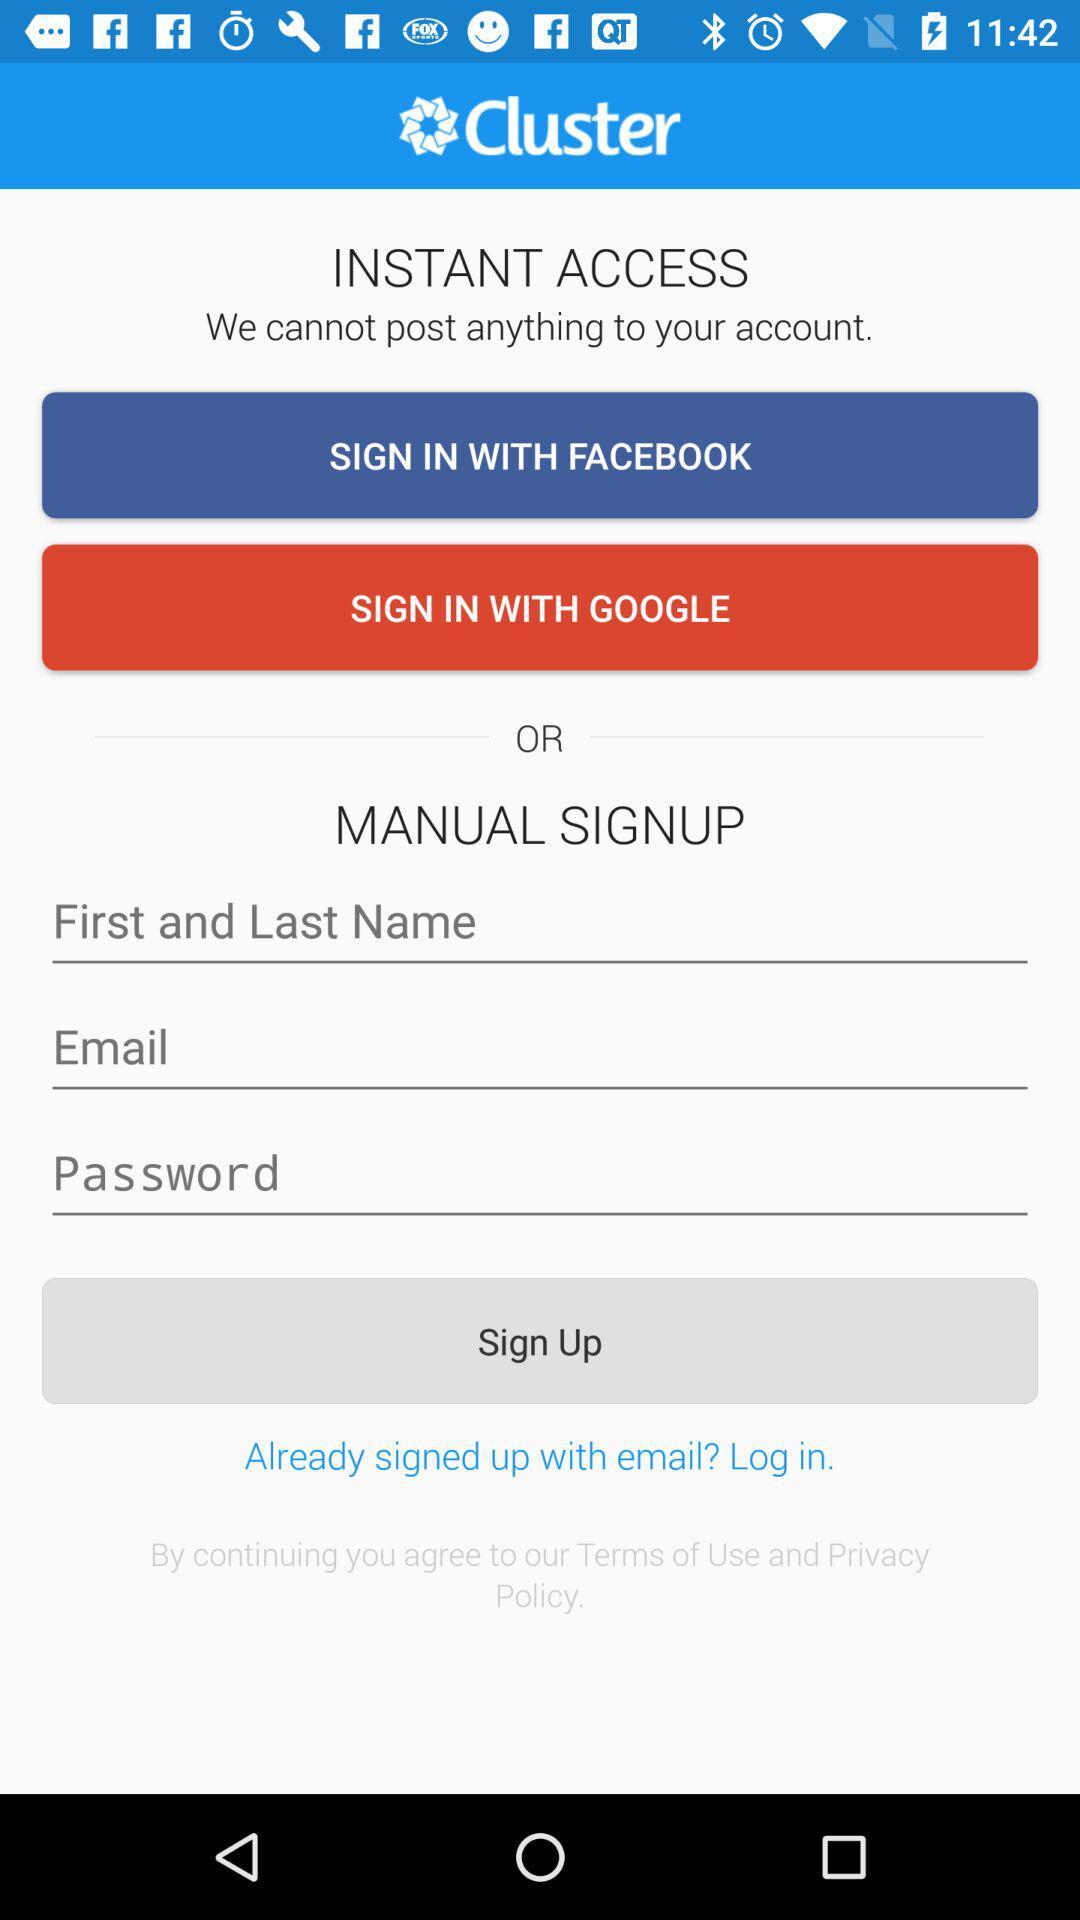 The image size is (1080, 1920). What do you see at coordinates (540, 1172) in the screenshot?
I see `password` at bounding box center [540, 1172].